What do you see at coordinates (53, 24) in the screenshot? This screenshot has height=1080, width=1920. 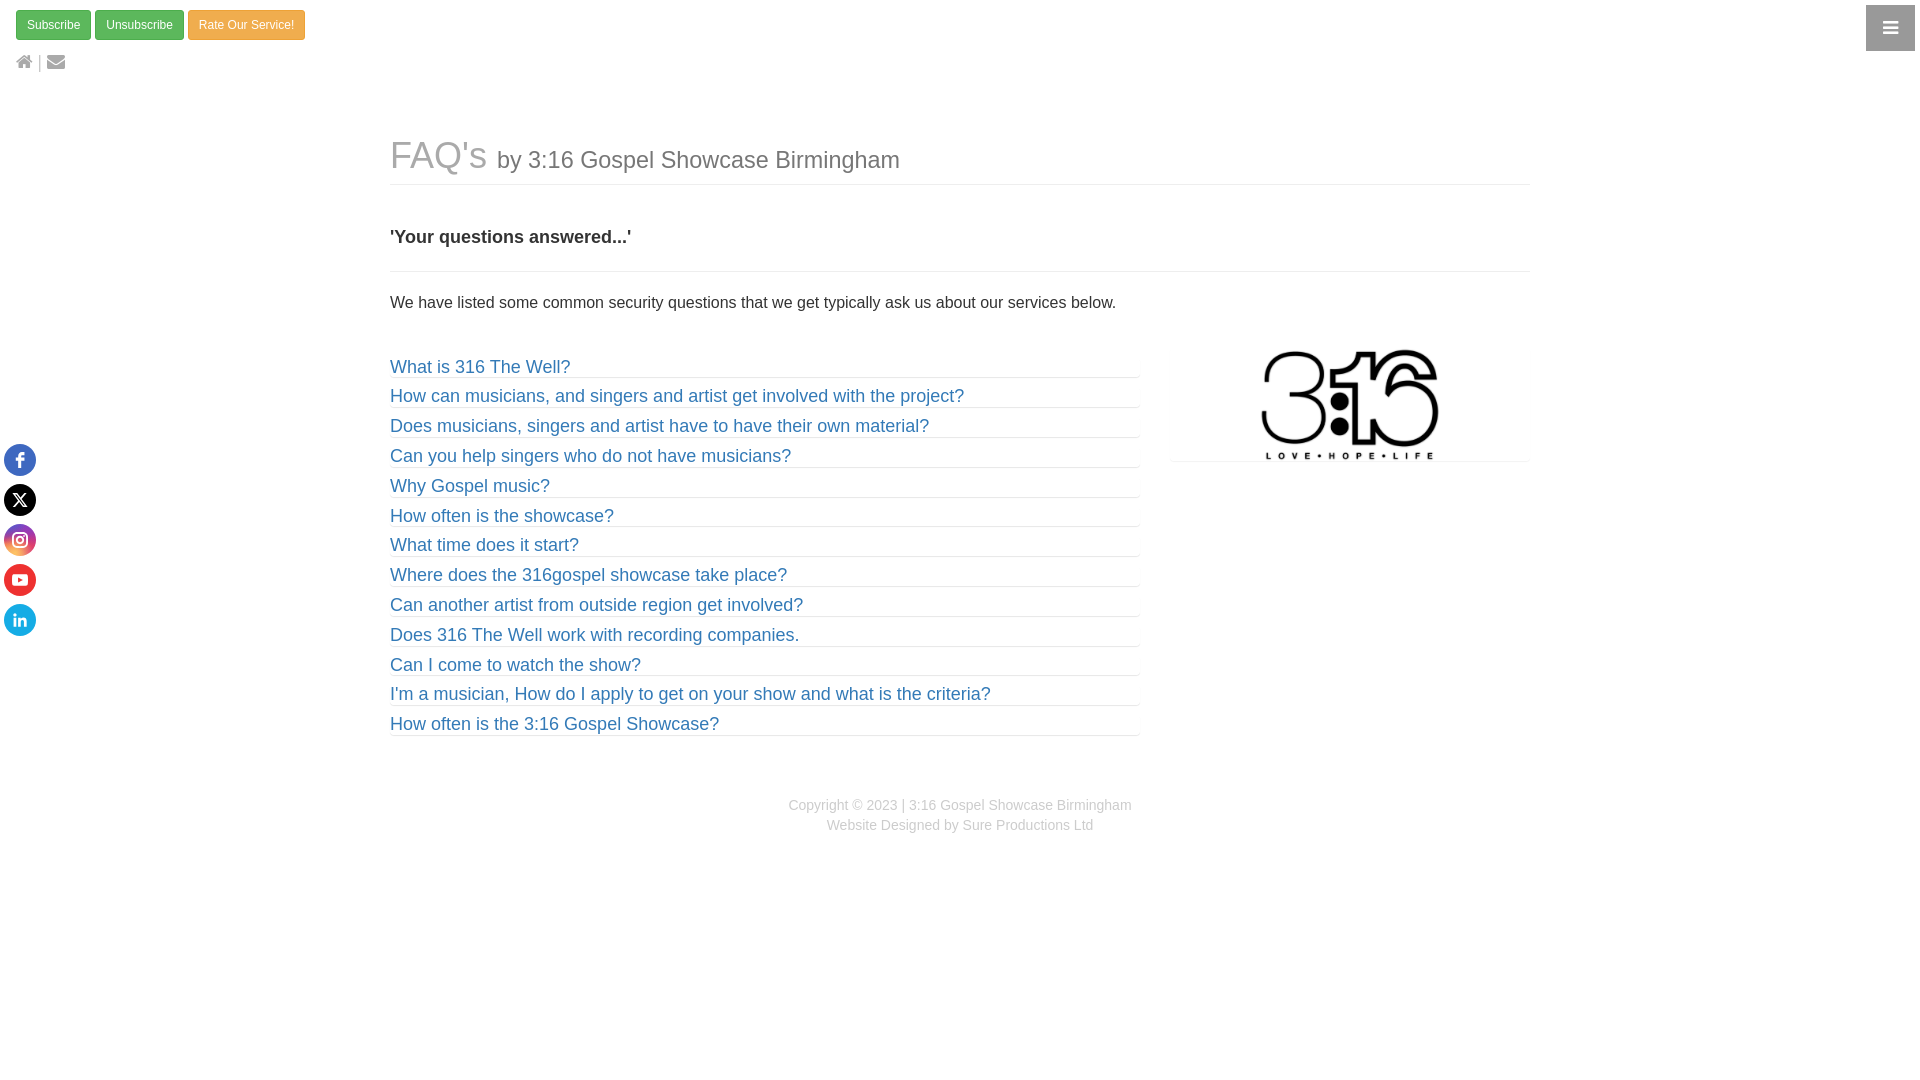 I see `'Subscribe'` at bounding box center [53, 24].